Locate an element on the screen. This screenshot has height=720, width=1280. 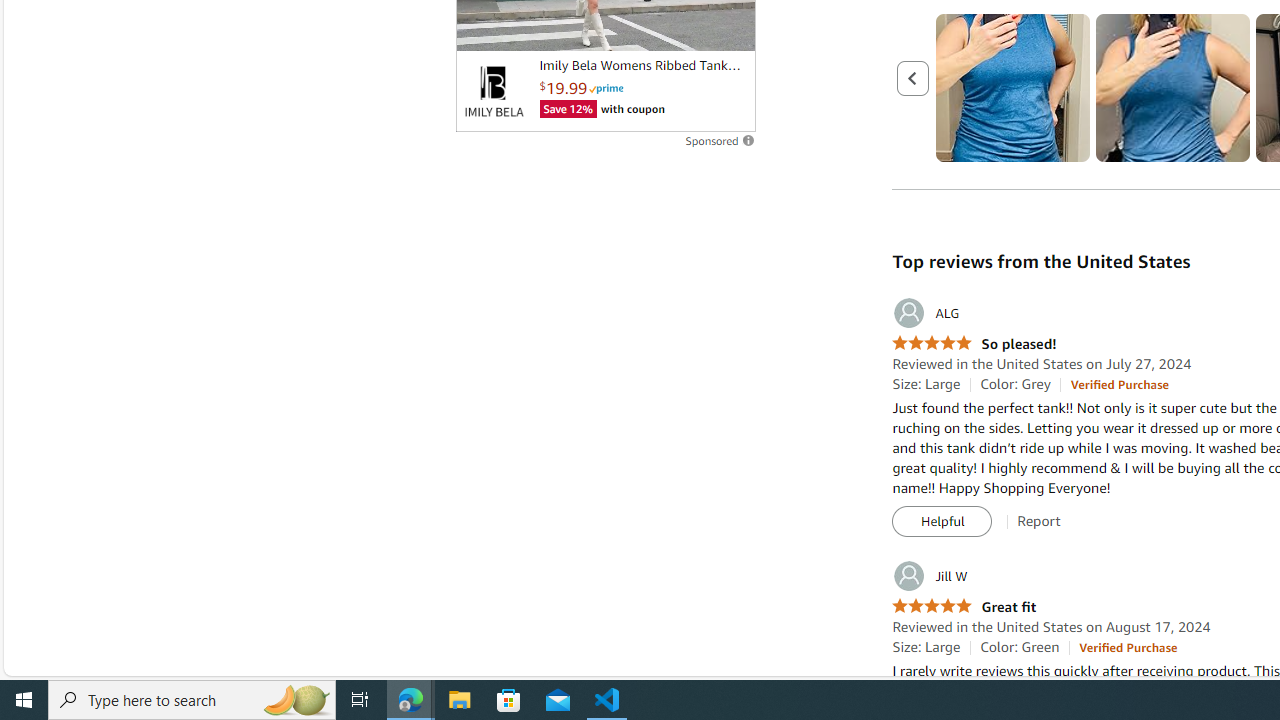
'5.0 out of 5 stars Great fit' is located at coordinates (964, 606).